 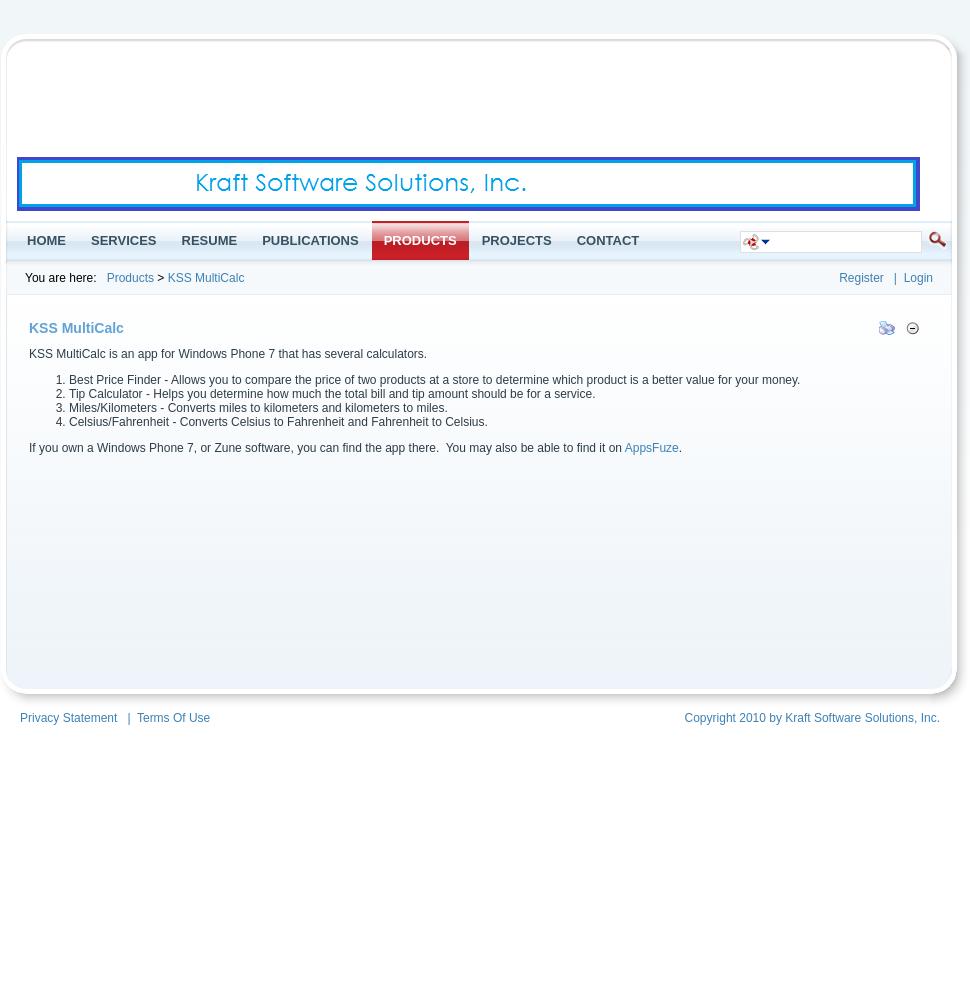 I want to click on 'Best Price Finder - Allows you to compare the price of two products at a store to determine which product is a better value for your money.', so click(x=67, y=380).